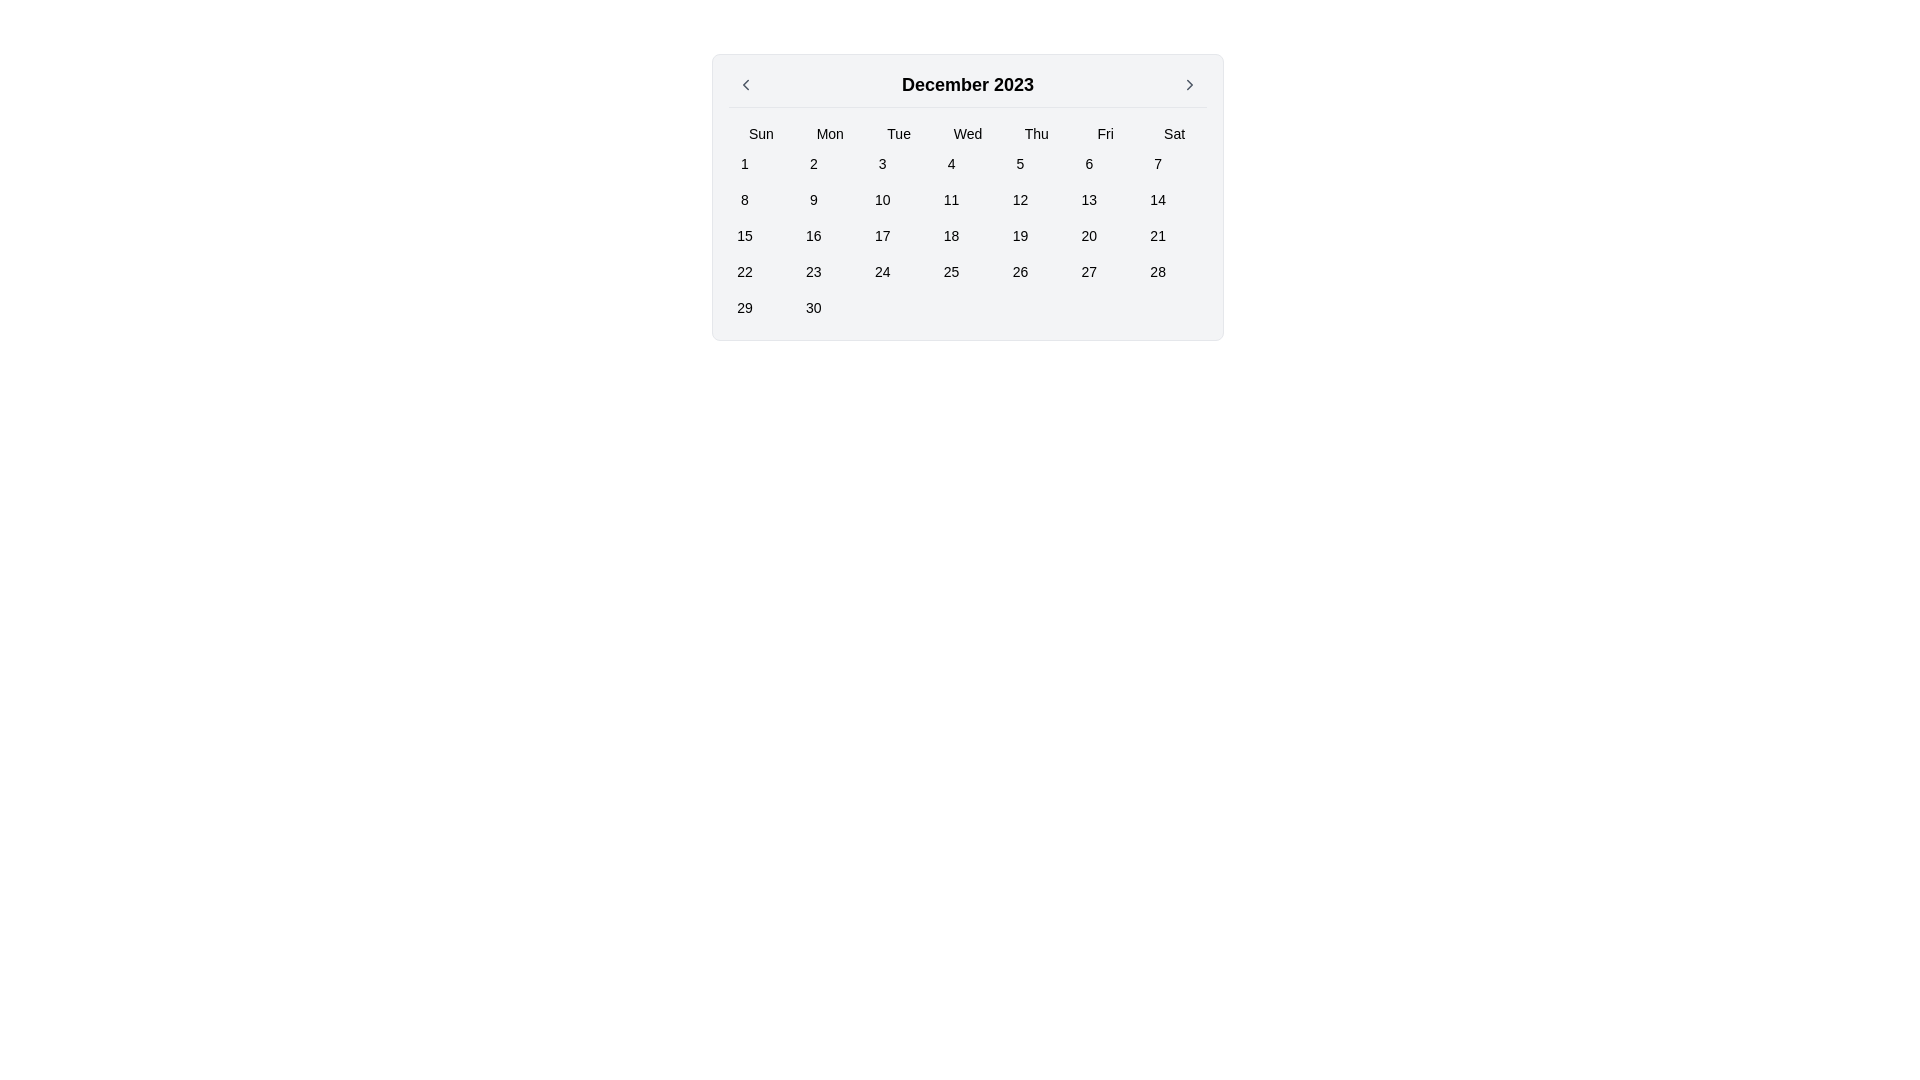 This screenshot has height=1080, width=1920. What do you see at coordinates (898, 134) in the screenshot?
I see `the text label indicating 'Tuesday' in the calendar view, which is the third header in the row of weekday names` at bounding box center [898, 134].